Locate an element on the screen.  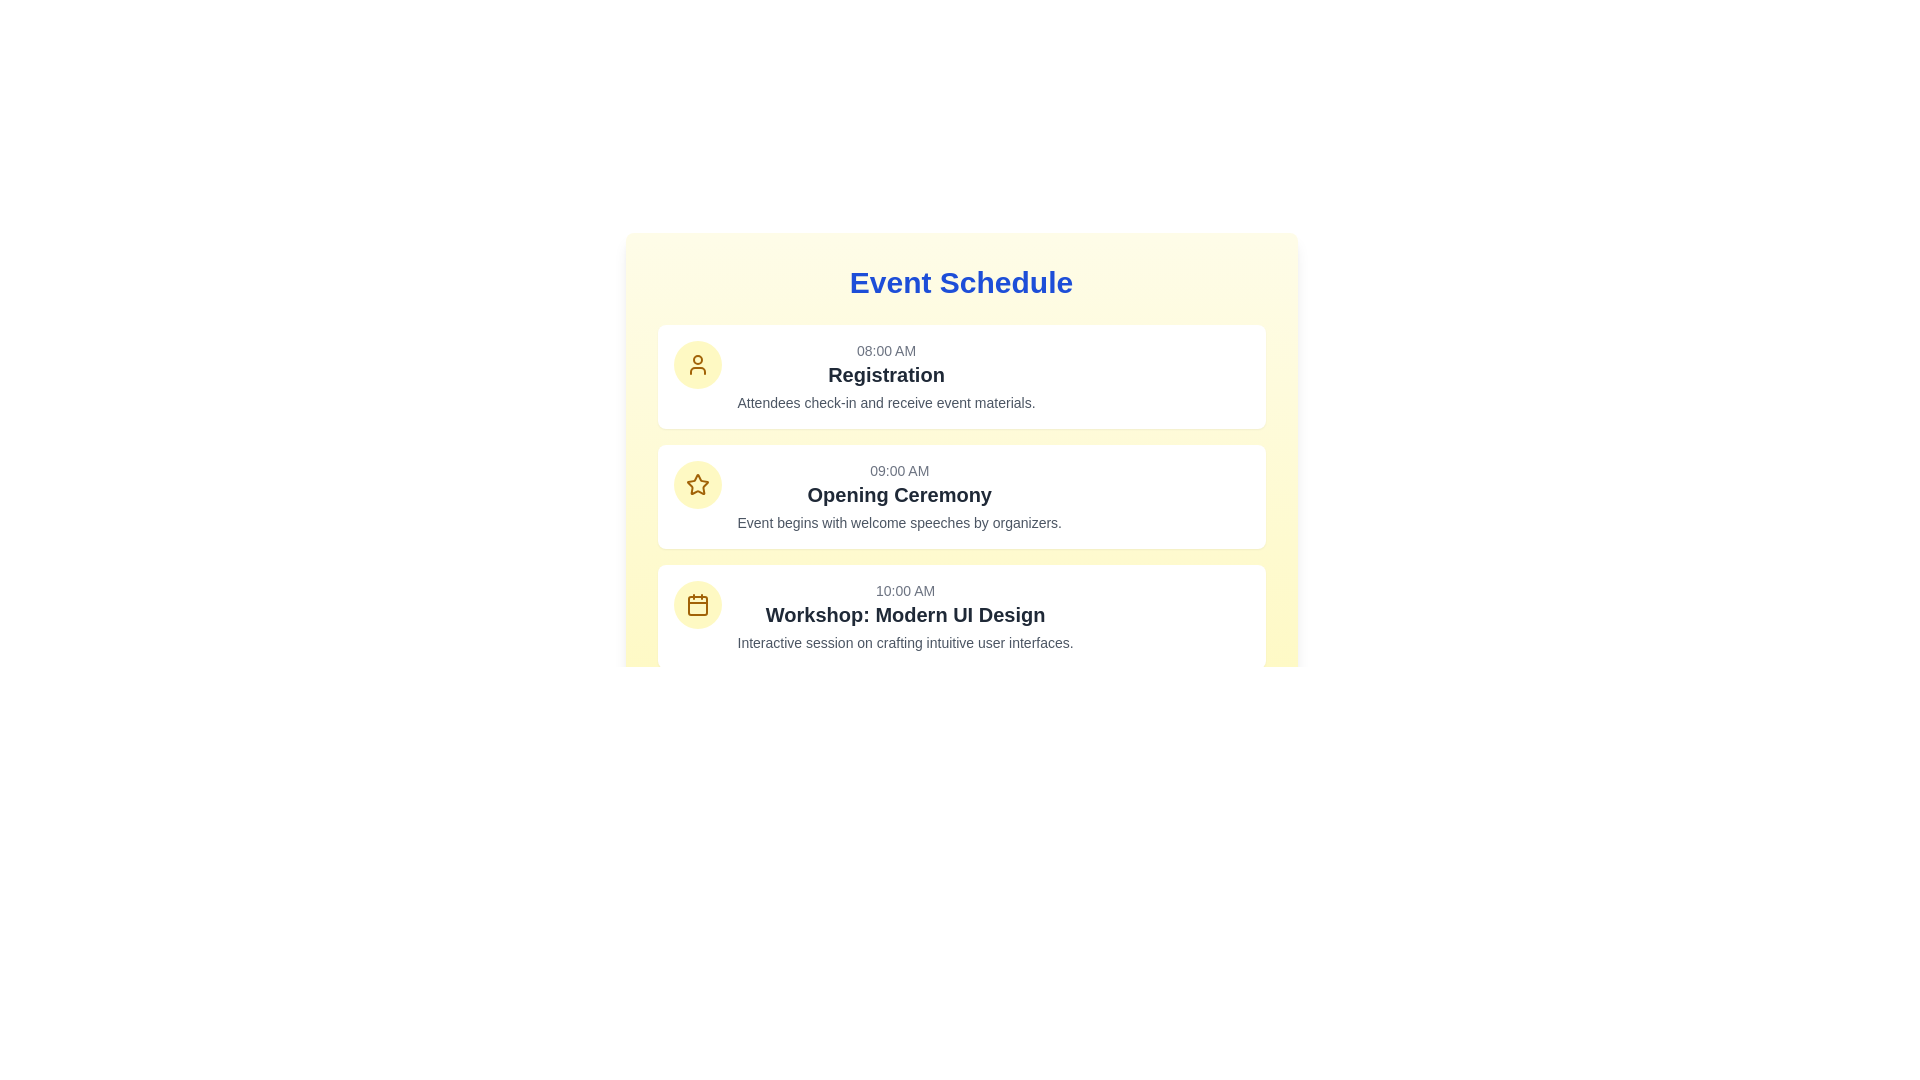
the text content providing a description for the 'Modern UI Design' workshop, located below the workshop heading in the third event entry of the 'Event Schedule' section is located at coordinates (904, 643).